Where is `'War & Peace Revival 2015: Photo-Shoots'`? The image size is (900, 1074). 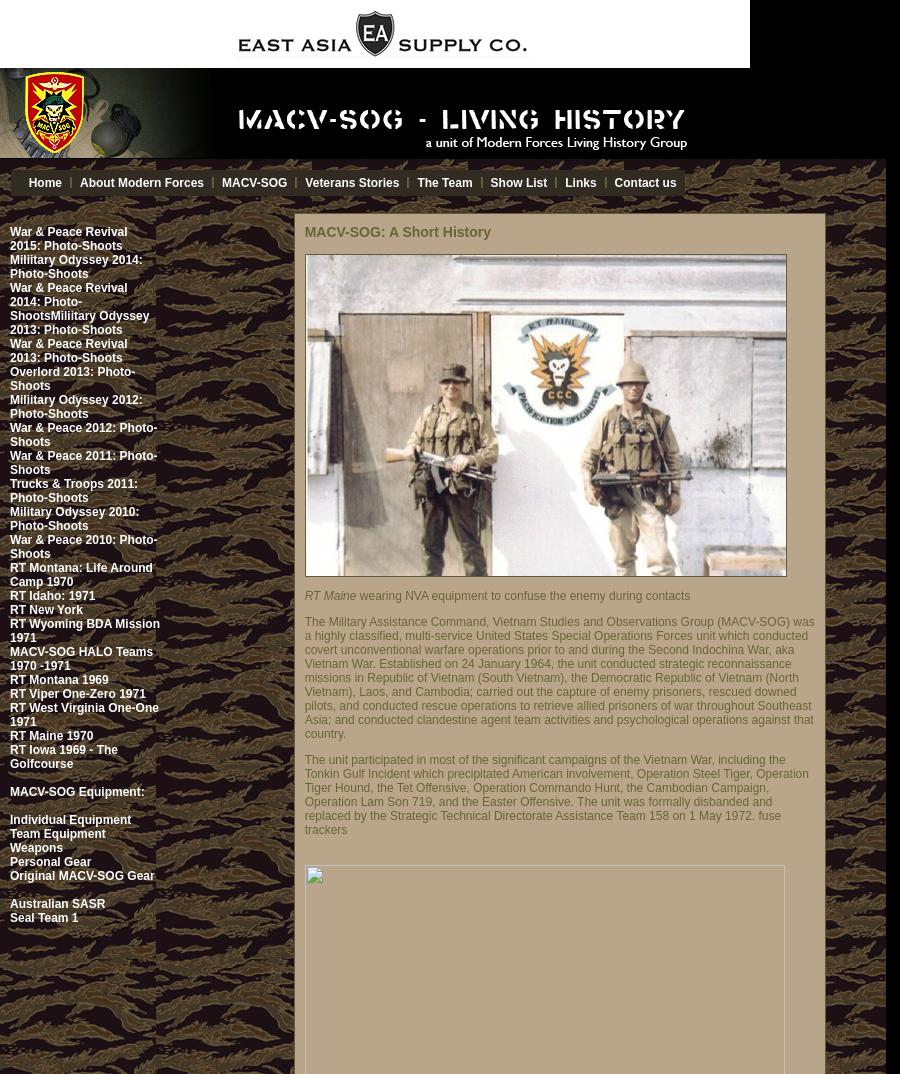
'War & Peace Revival 2015: Photo-Shoots' is located at coordinates (8, 237).